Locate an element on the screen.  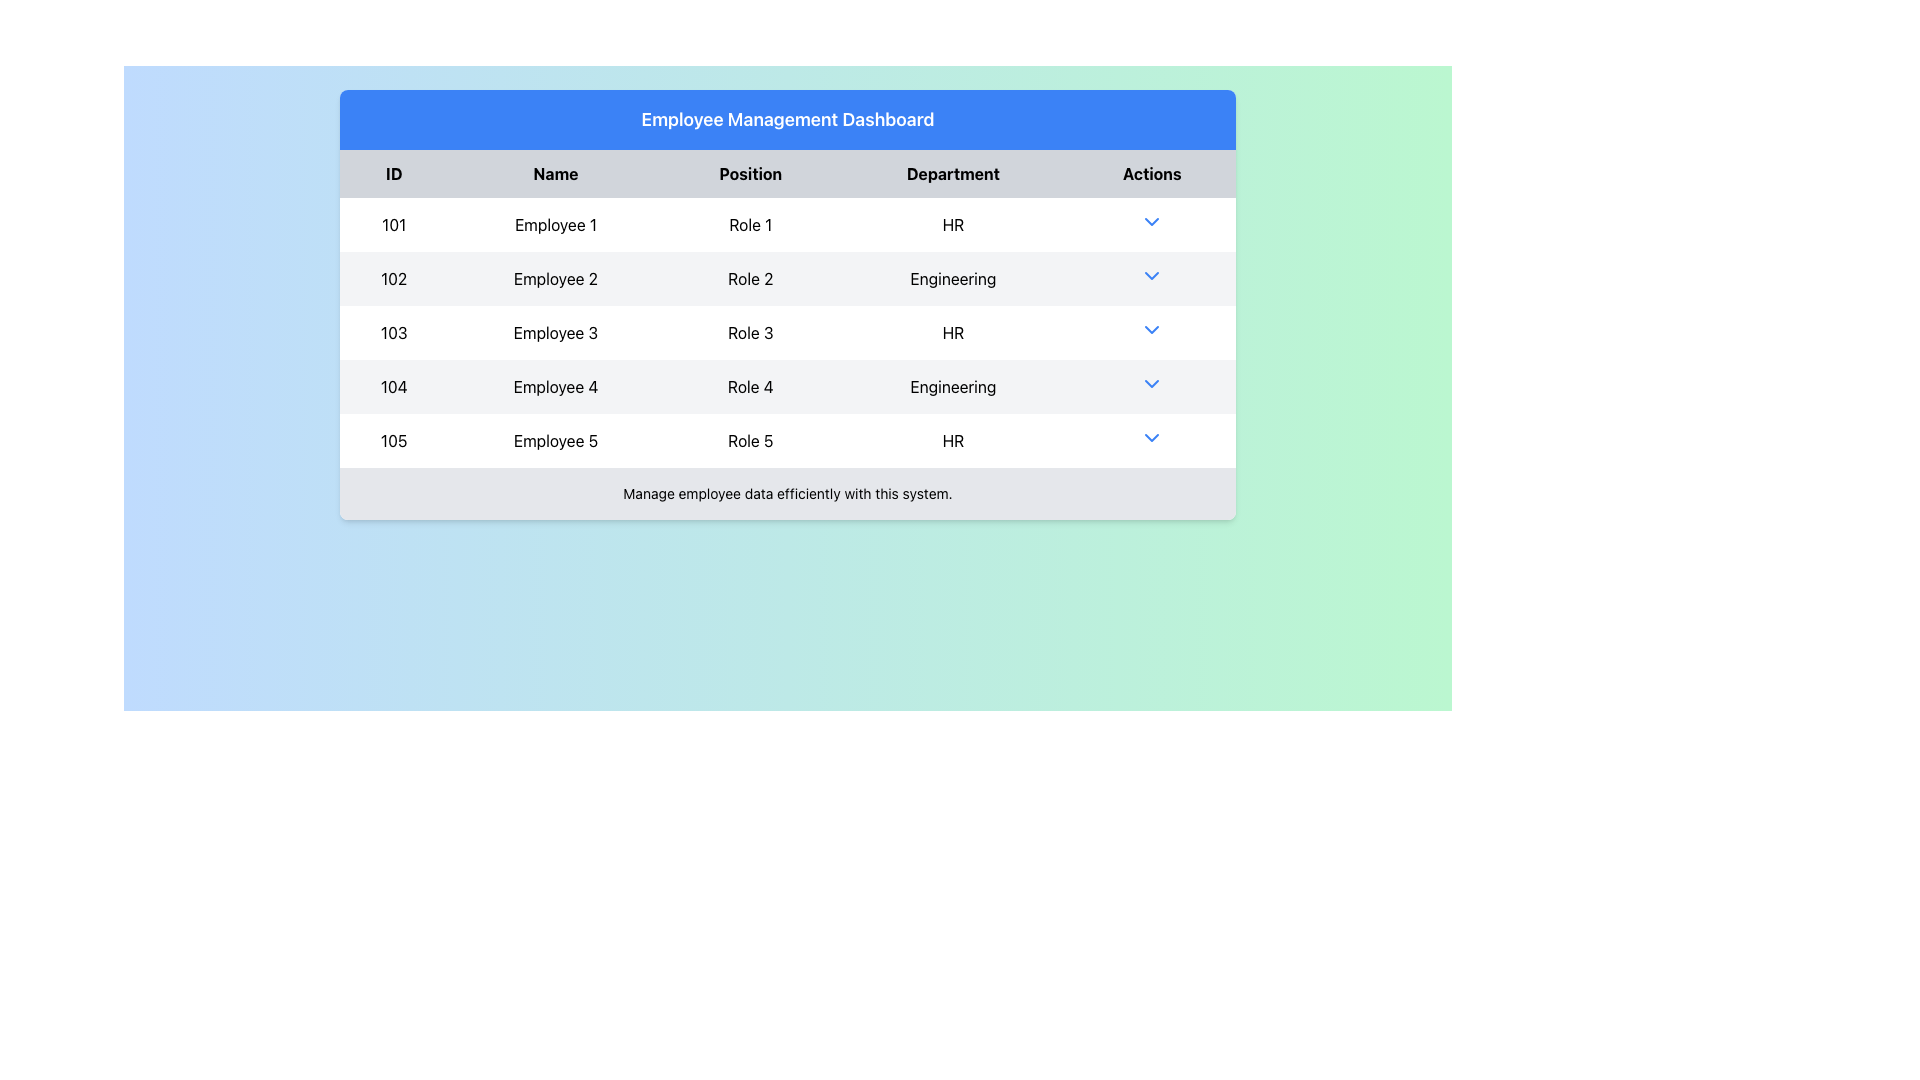
text from the Textual Table Cell displaying 'Employee 5' located in the second column under the header 'Name' in row ID '105' is located at coordinates (556, 439).